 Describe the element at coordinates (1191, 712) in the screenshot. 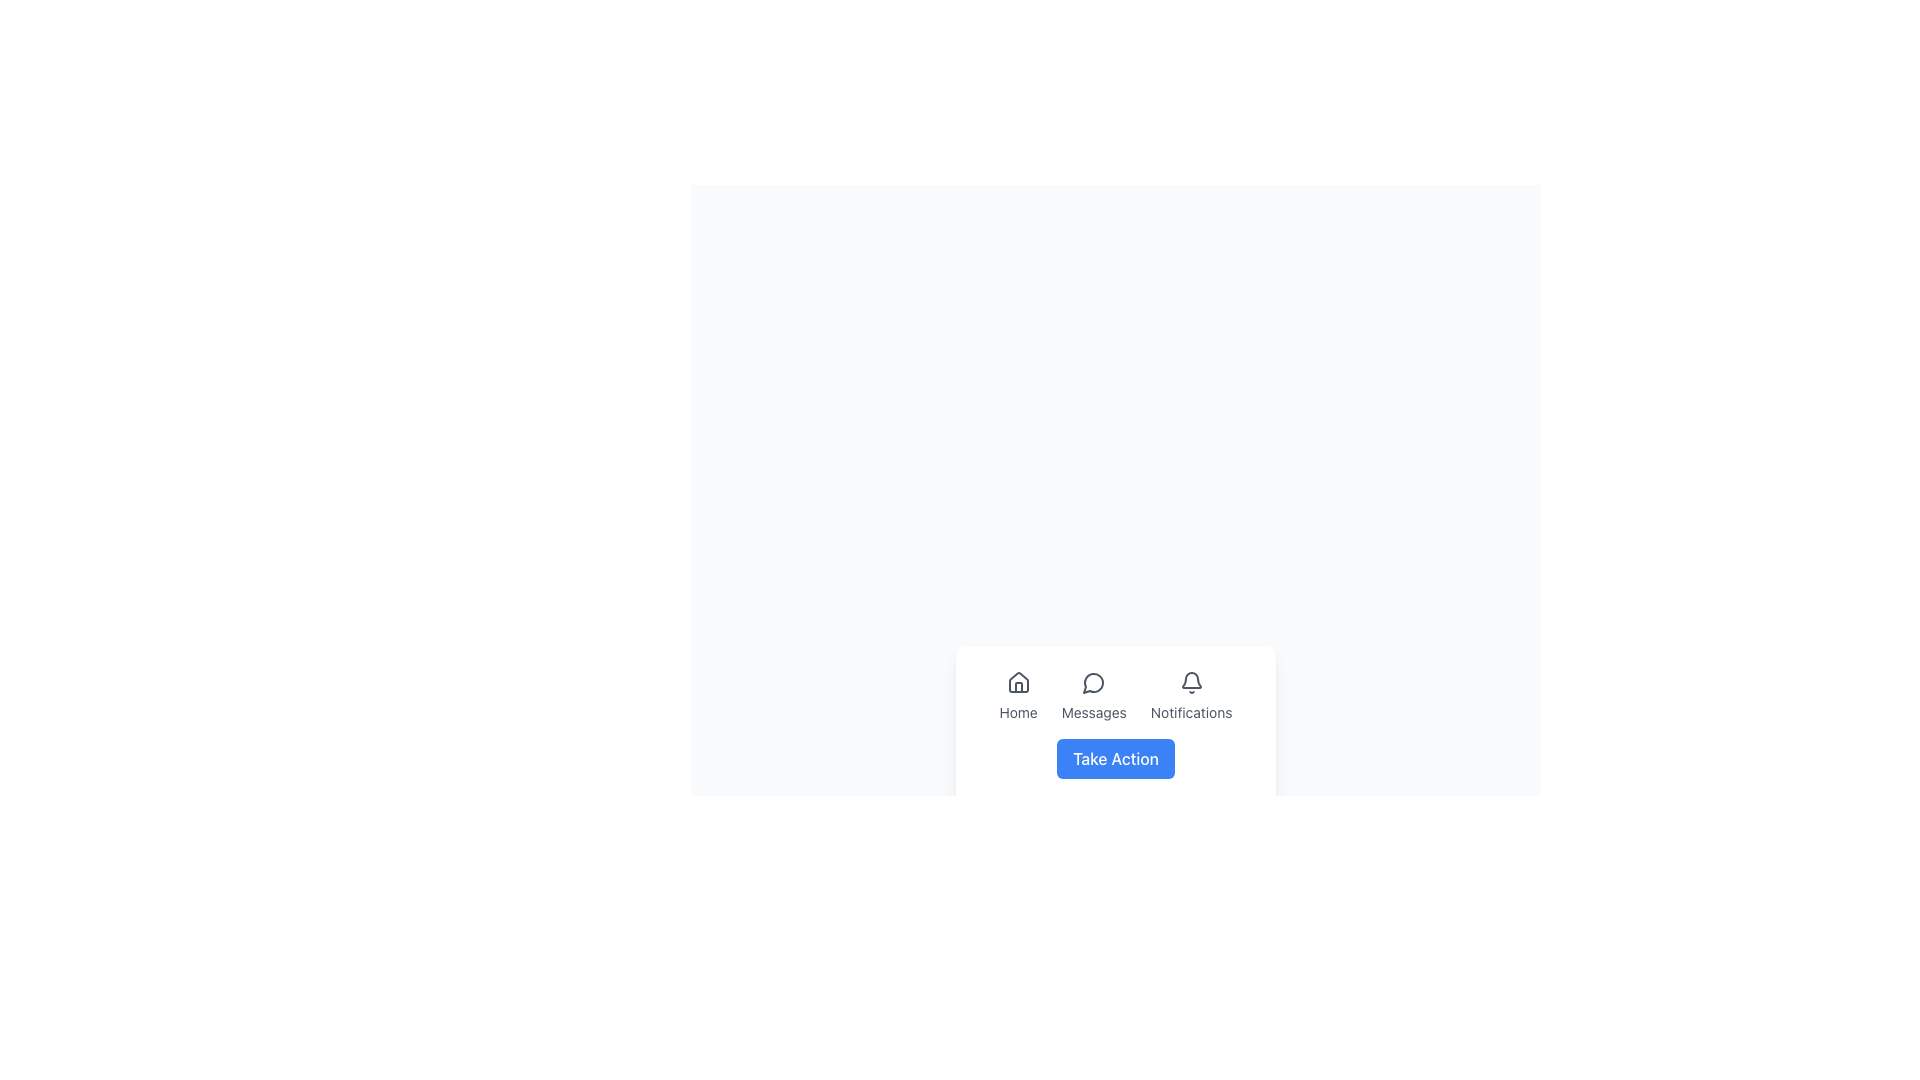

I see `the Static Text Label for the notification feature in the navigation menu, which is located at the bottom of the interface and is the third item from the left` at that location.